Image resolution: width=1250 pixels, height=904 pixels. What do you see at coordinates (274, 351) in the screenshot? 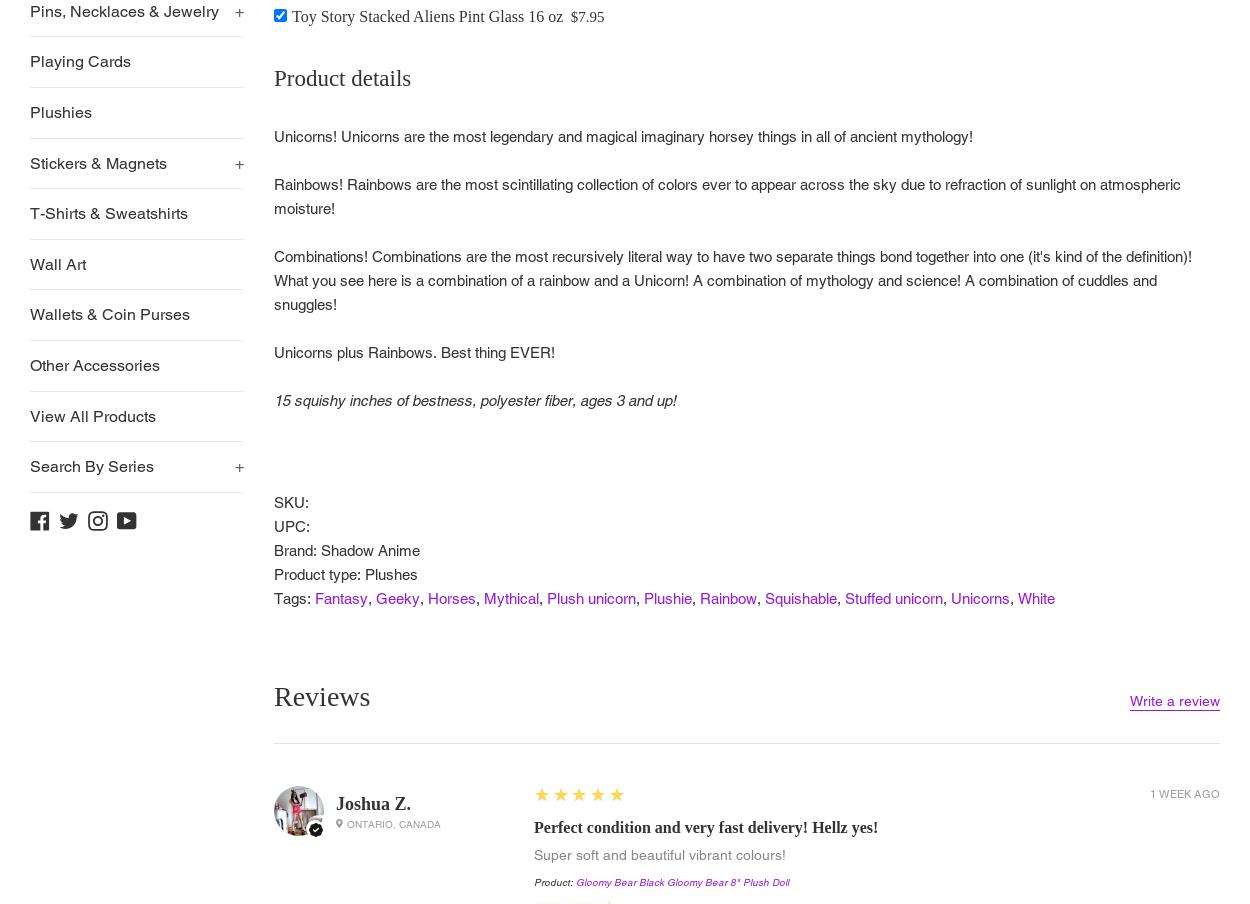
I see `'Unicorns plus Rainbows. Best thing EVER!'` at bounding box center [274, 351].